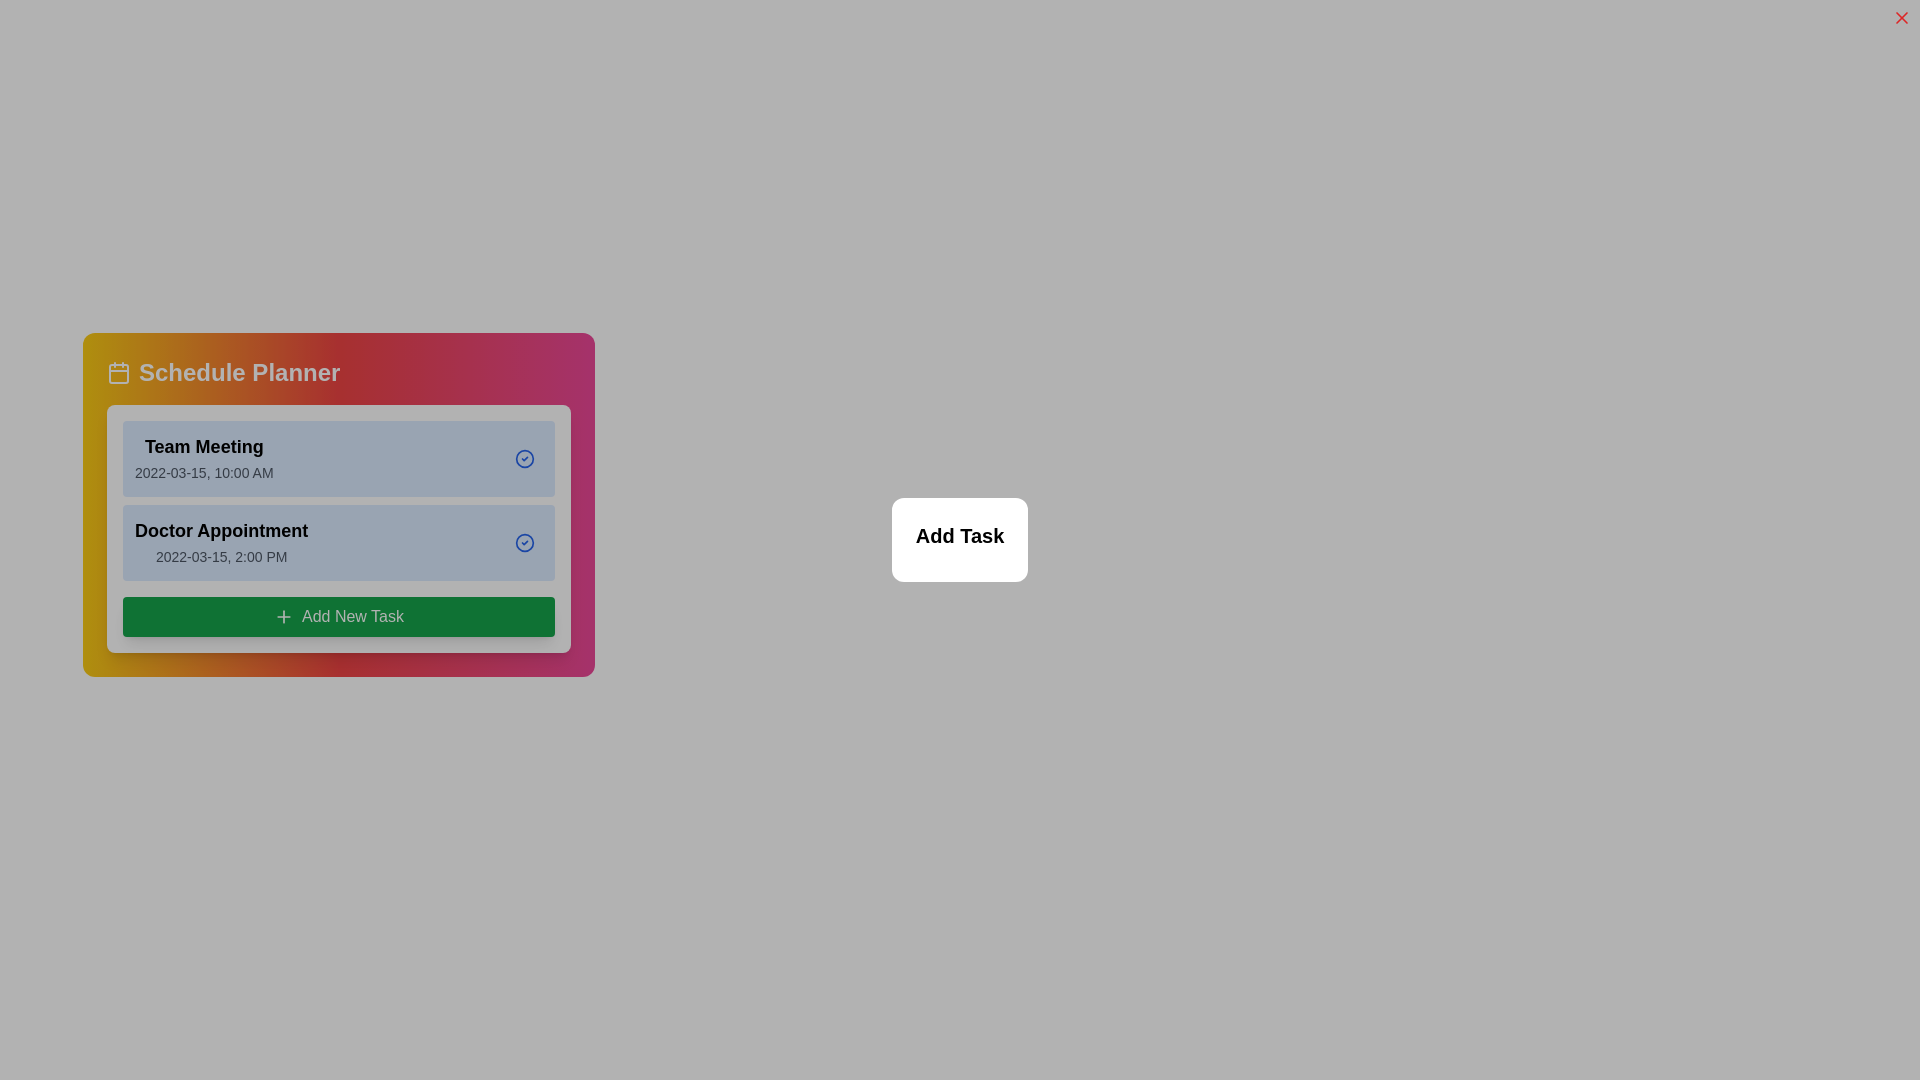  Describe the element at coordinates (524, 459) in the screenshot. I see `the circular button with a blue outline and checkmark icon to confirm the associated task in the 'Team Meeting, 2022-03-15, 10:00 AM' entry of the schedule list` at that location.